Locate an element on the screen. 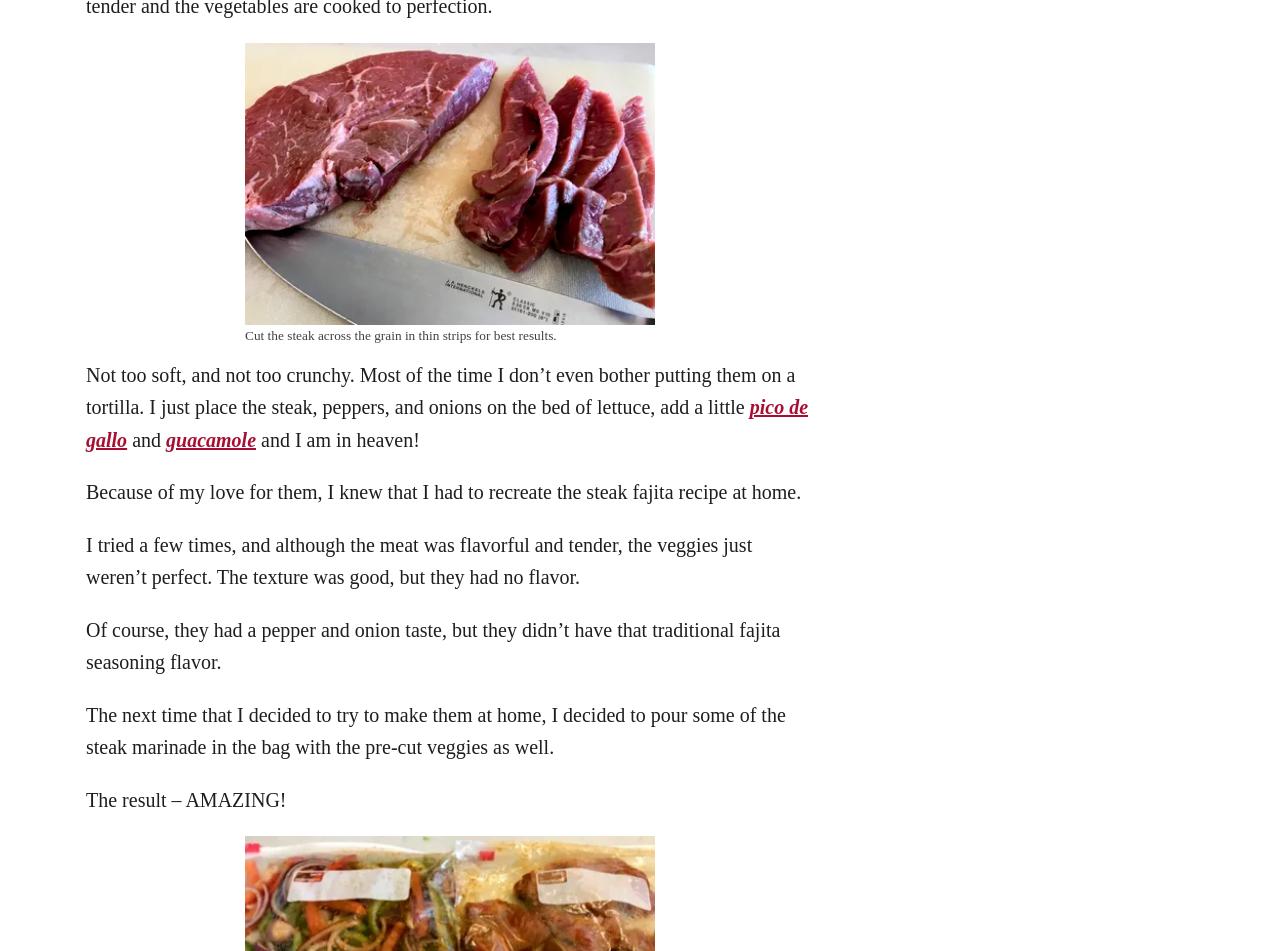 This screenshot has height=951, width=1280. 'and' is located at coordinates (145, 438).